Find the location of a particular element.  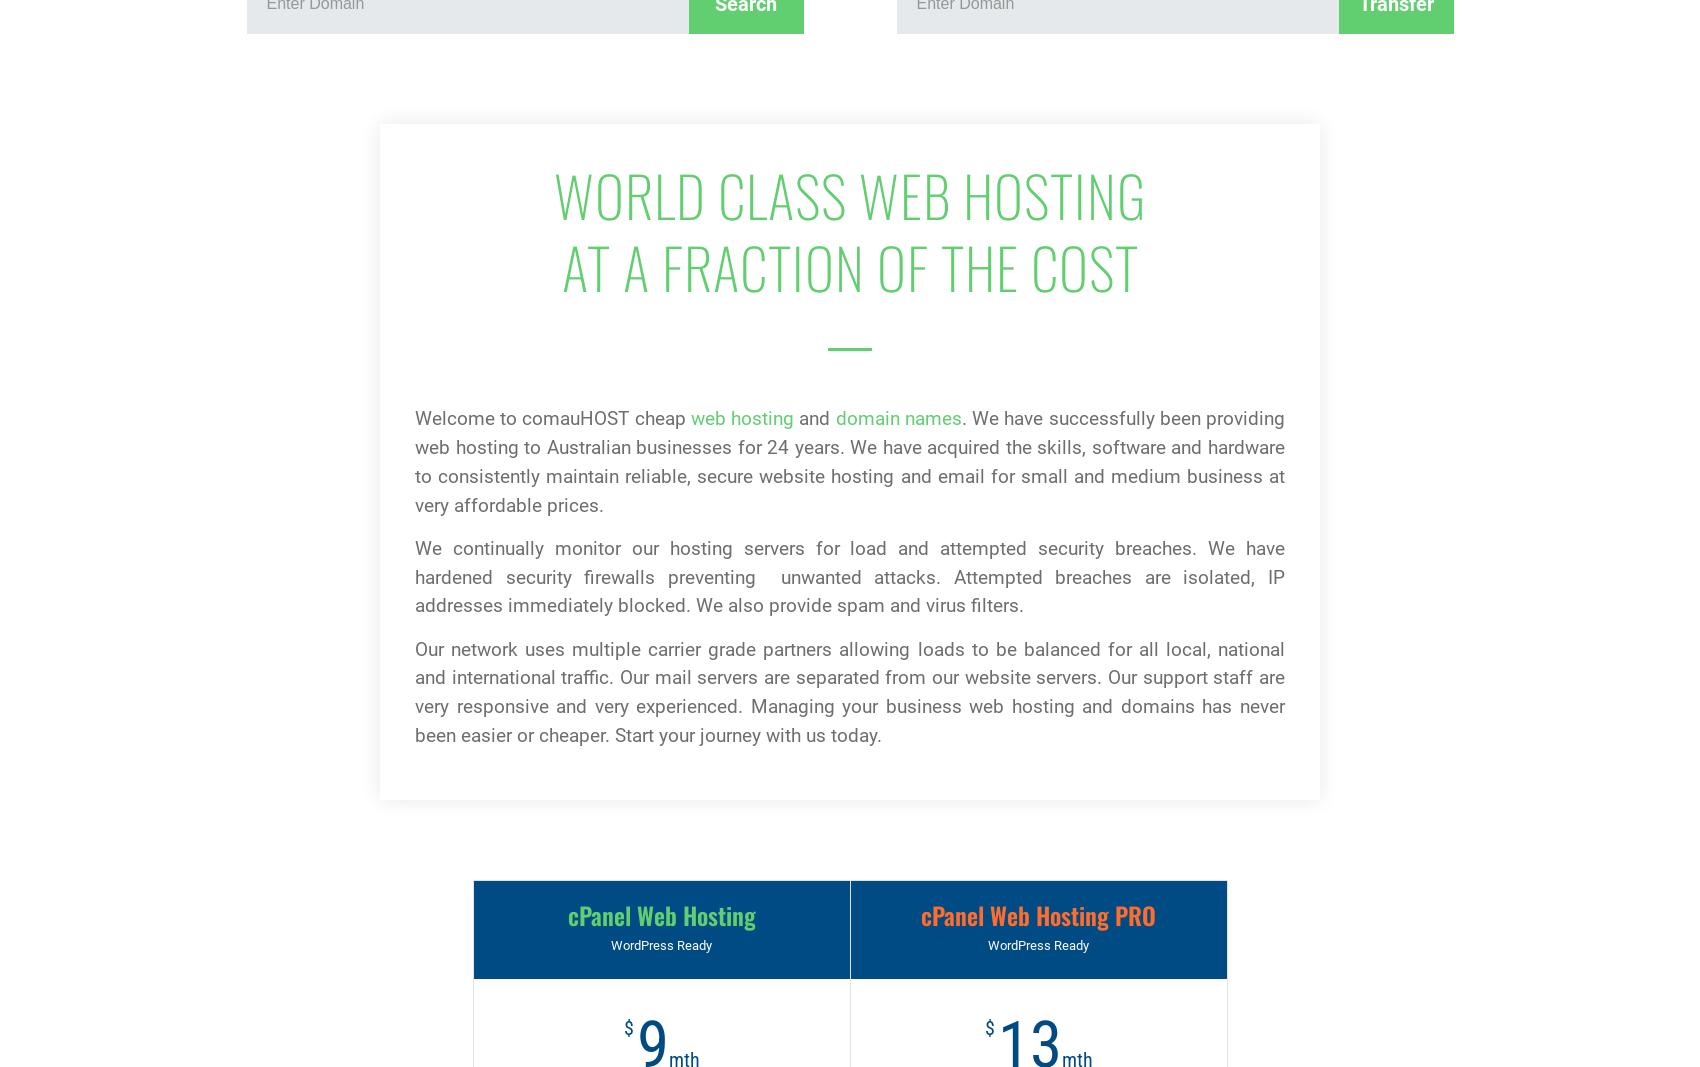

'cPanel Web Hosting' is located at coordinates (660, 914).